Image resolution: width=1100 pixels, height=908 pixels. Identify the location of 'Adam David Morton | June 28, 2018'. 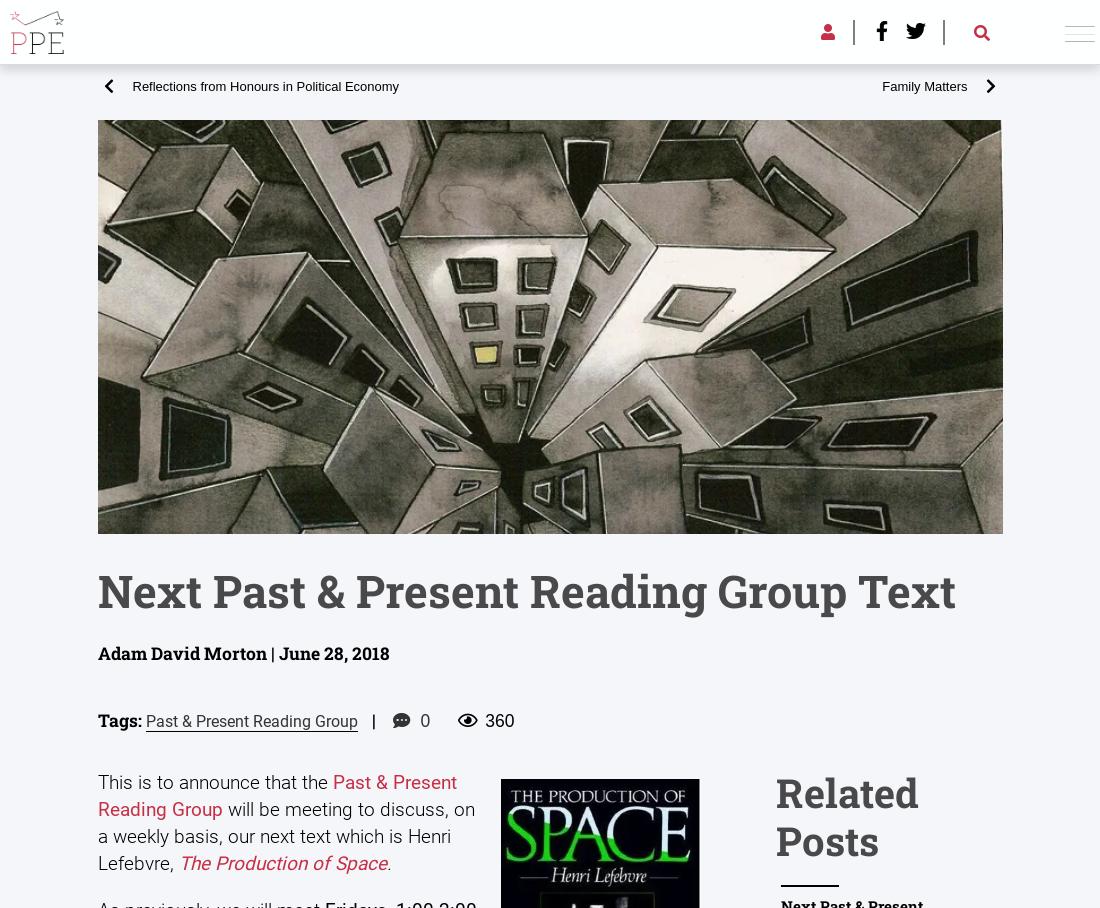
(97, 652).